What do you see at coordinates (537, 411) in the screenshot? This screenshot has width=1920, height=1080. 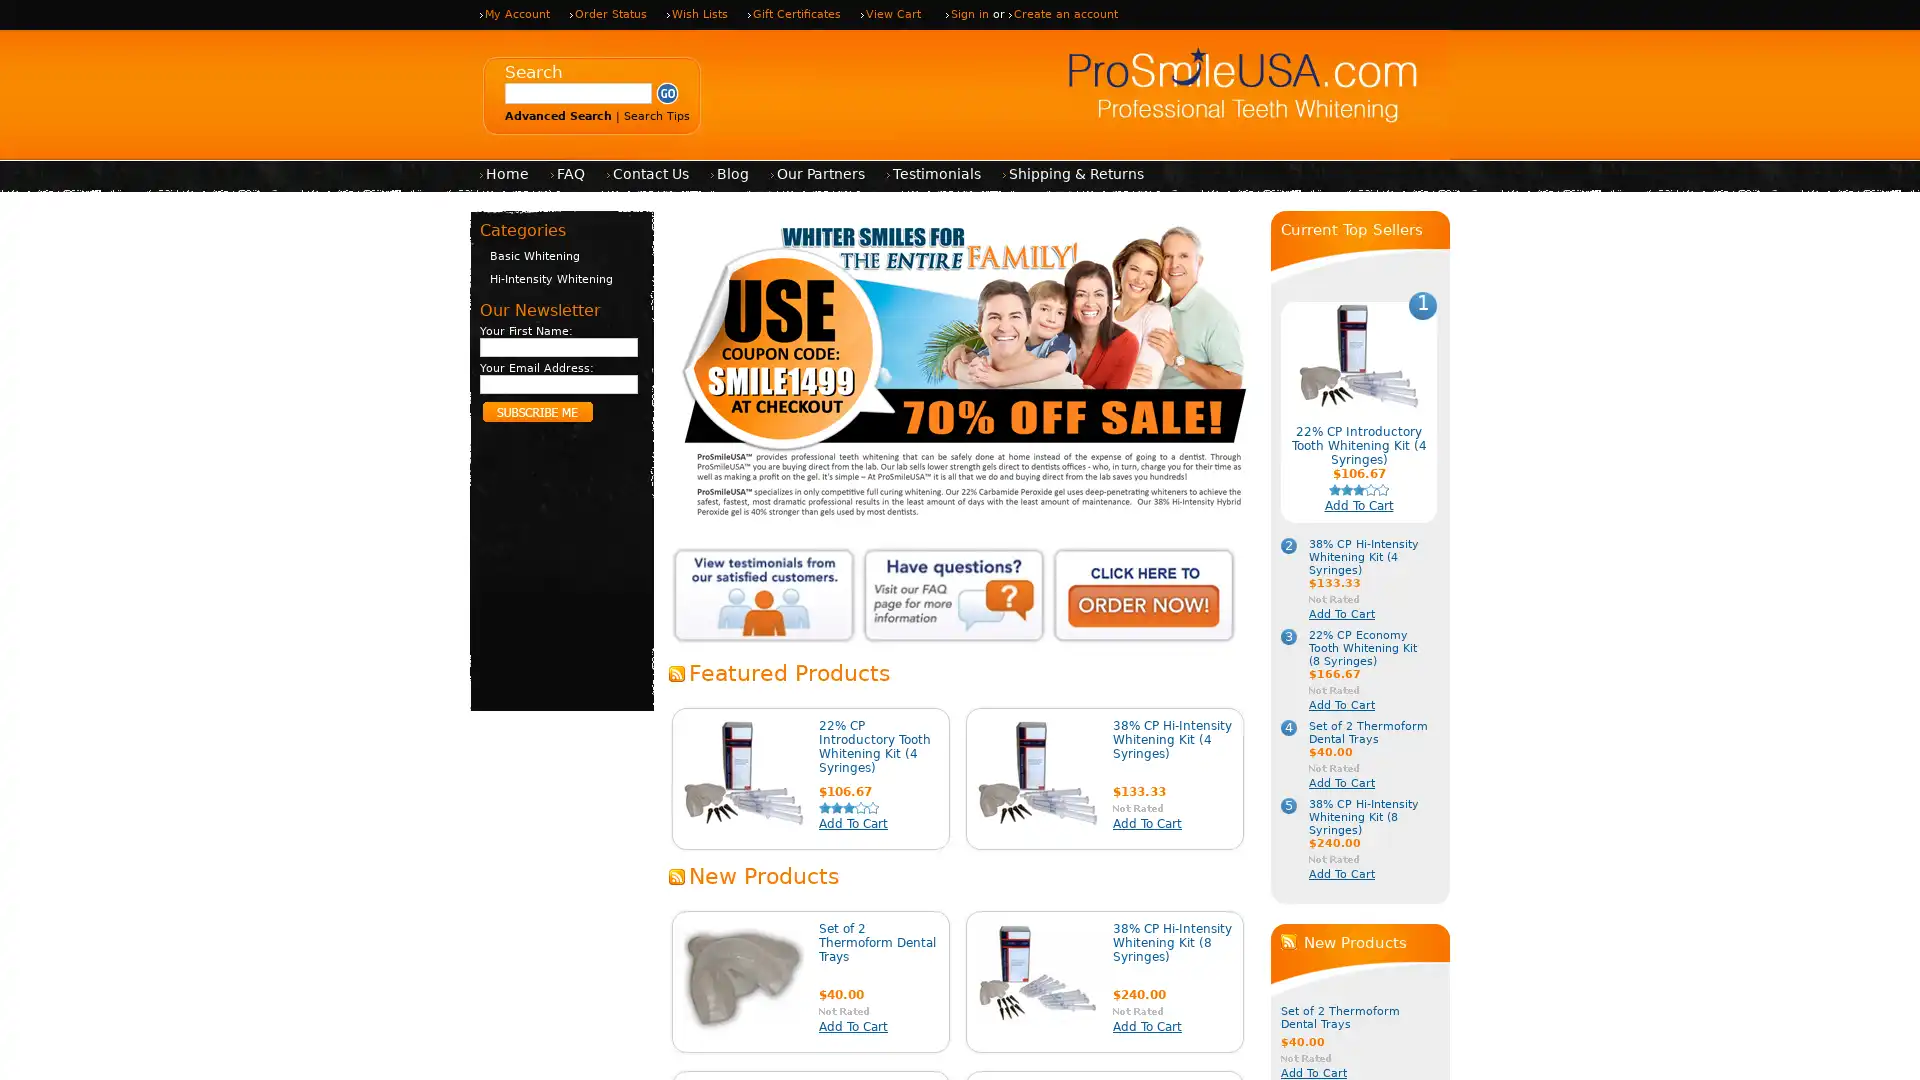 I see `Subscribe` at bounding box center [537, 411].